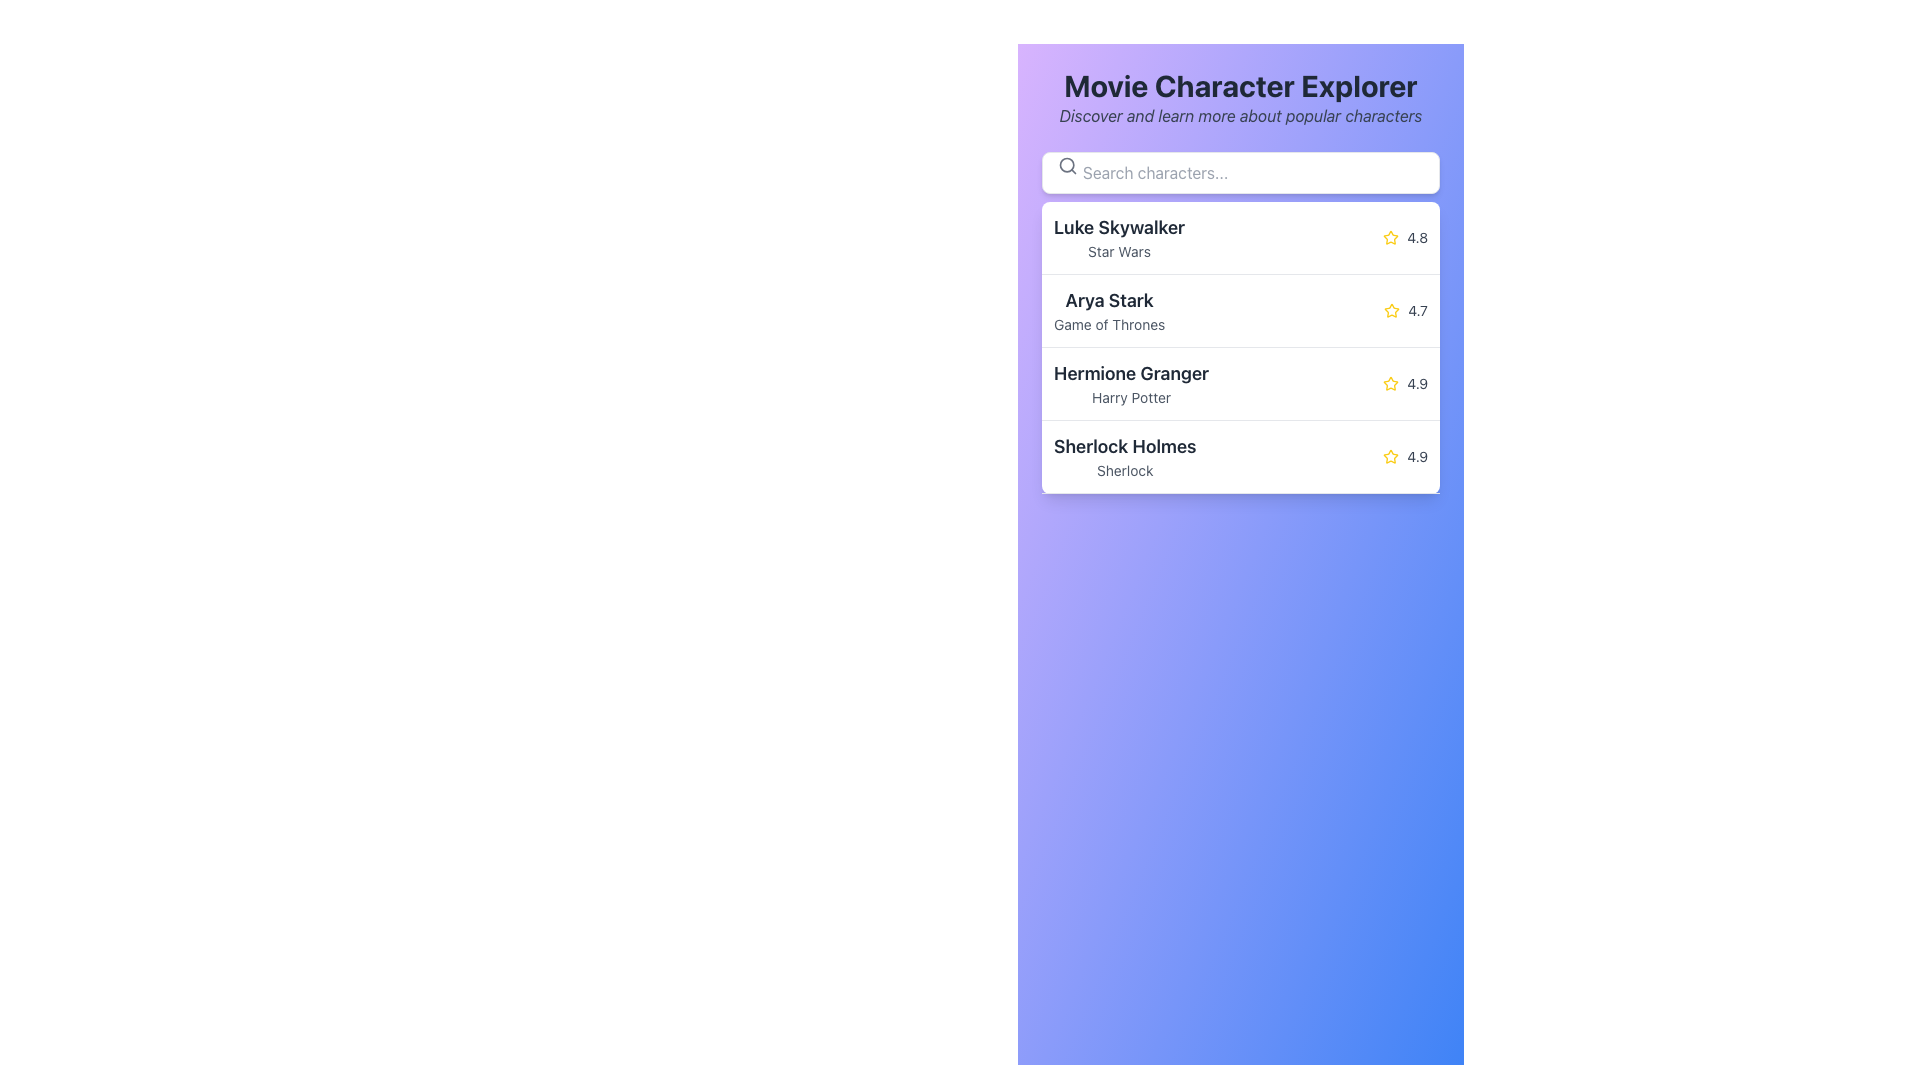  What do you see at coordinates (1416, 384) in the screenshot?
I see `the static text displaying the rating '4.9', which is styled in gray and located in the fourth row of character ratings, right-most after the yellow star icon` at bounding box center [1416, 384].